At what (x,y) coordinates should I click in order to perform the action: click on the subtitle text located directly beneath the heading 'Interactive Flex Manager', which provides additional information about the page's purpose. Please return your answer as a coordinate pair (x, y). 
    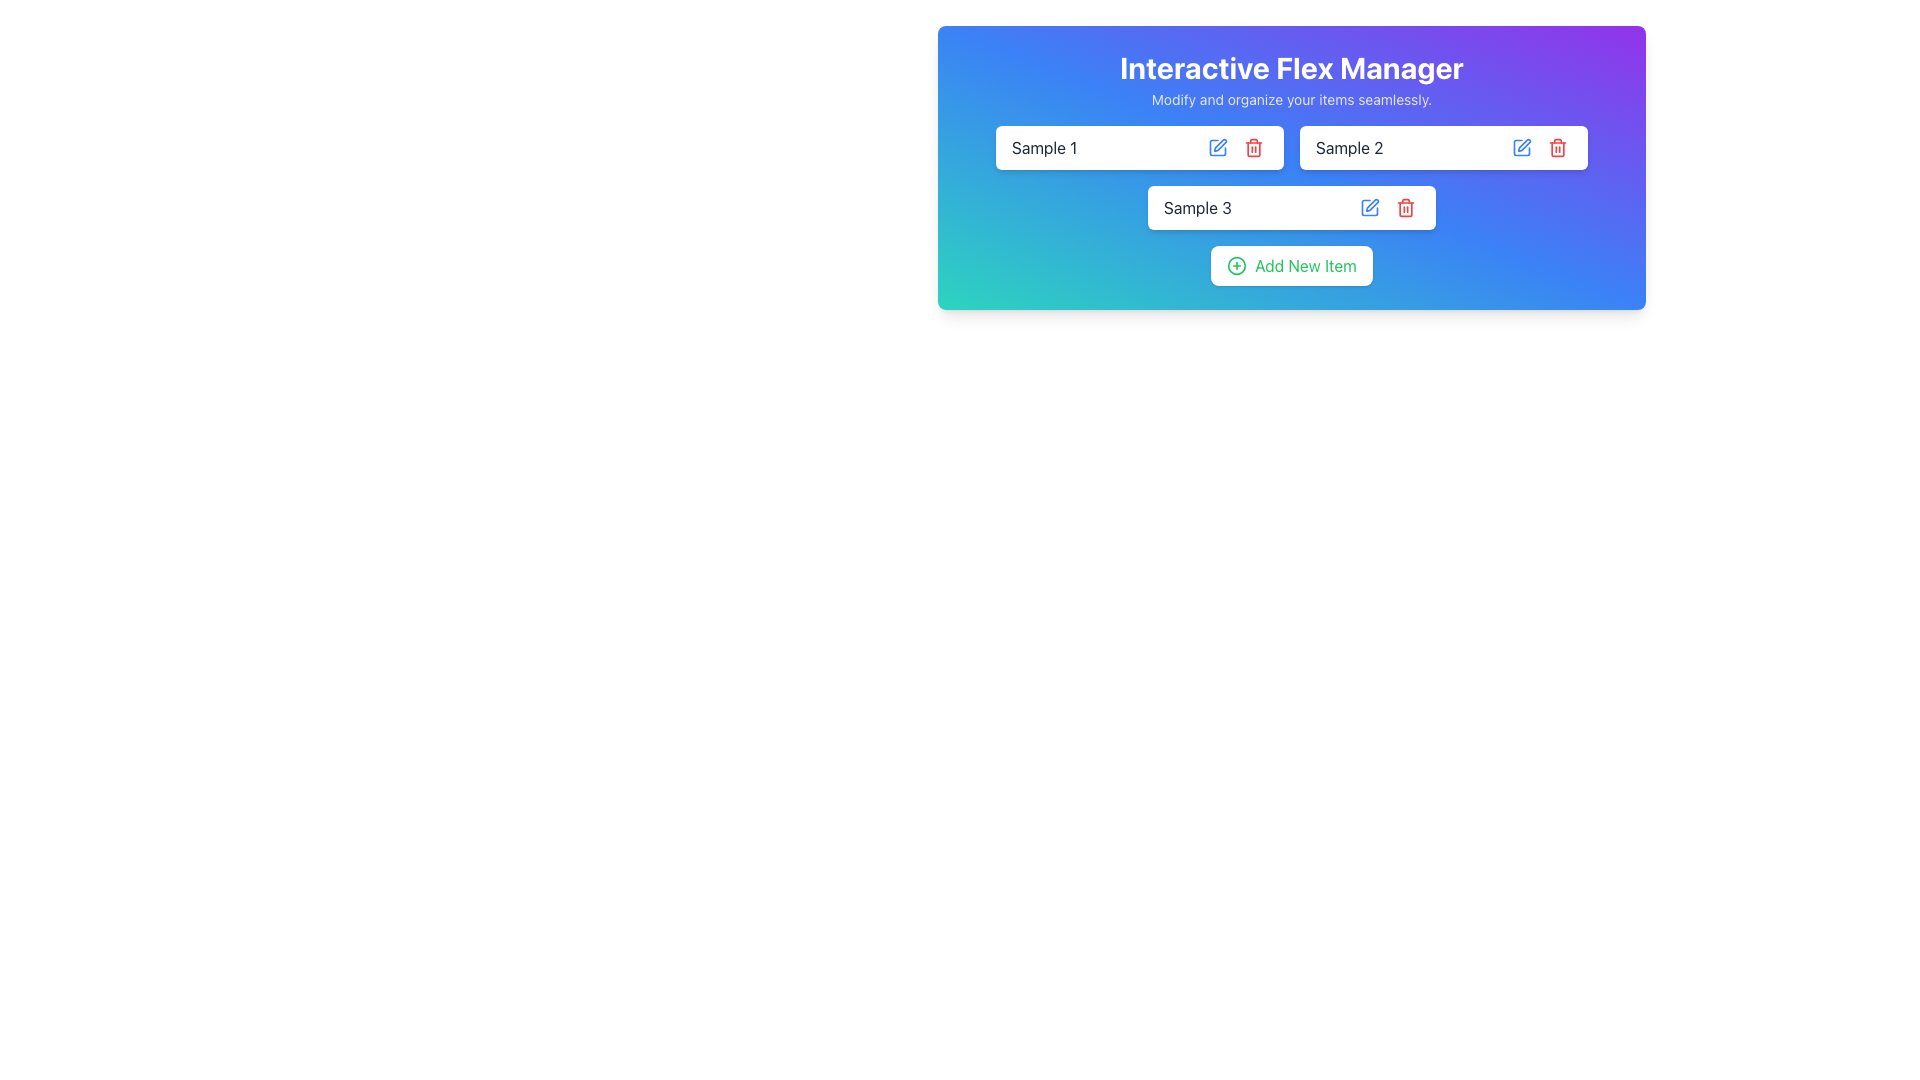
    Looking at the image, I should click on (1291, 100).